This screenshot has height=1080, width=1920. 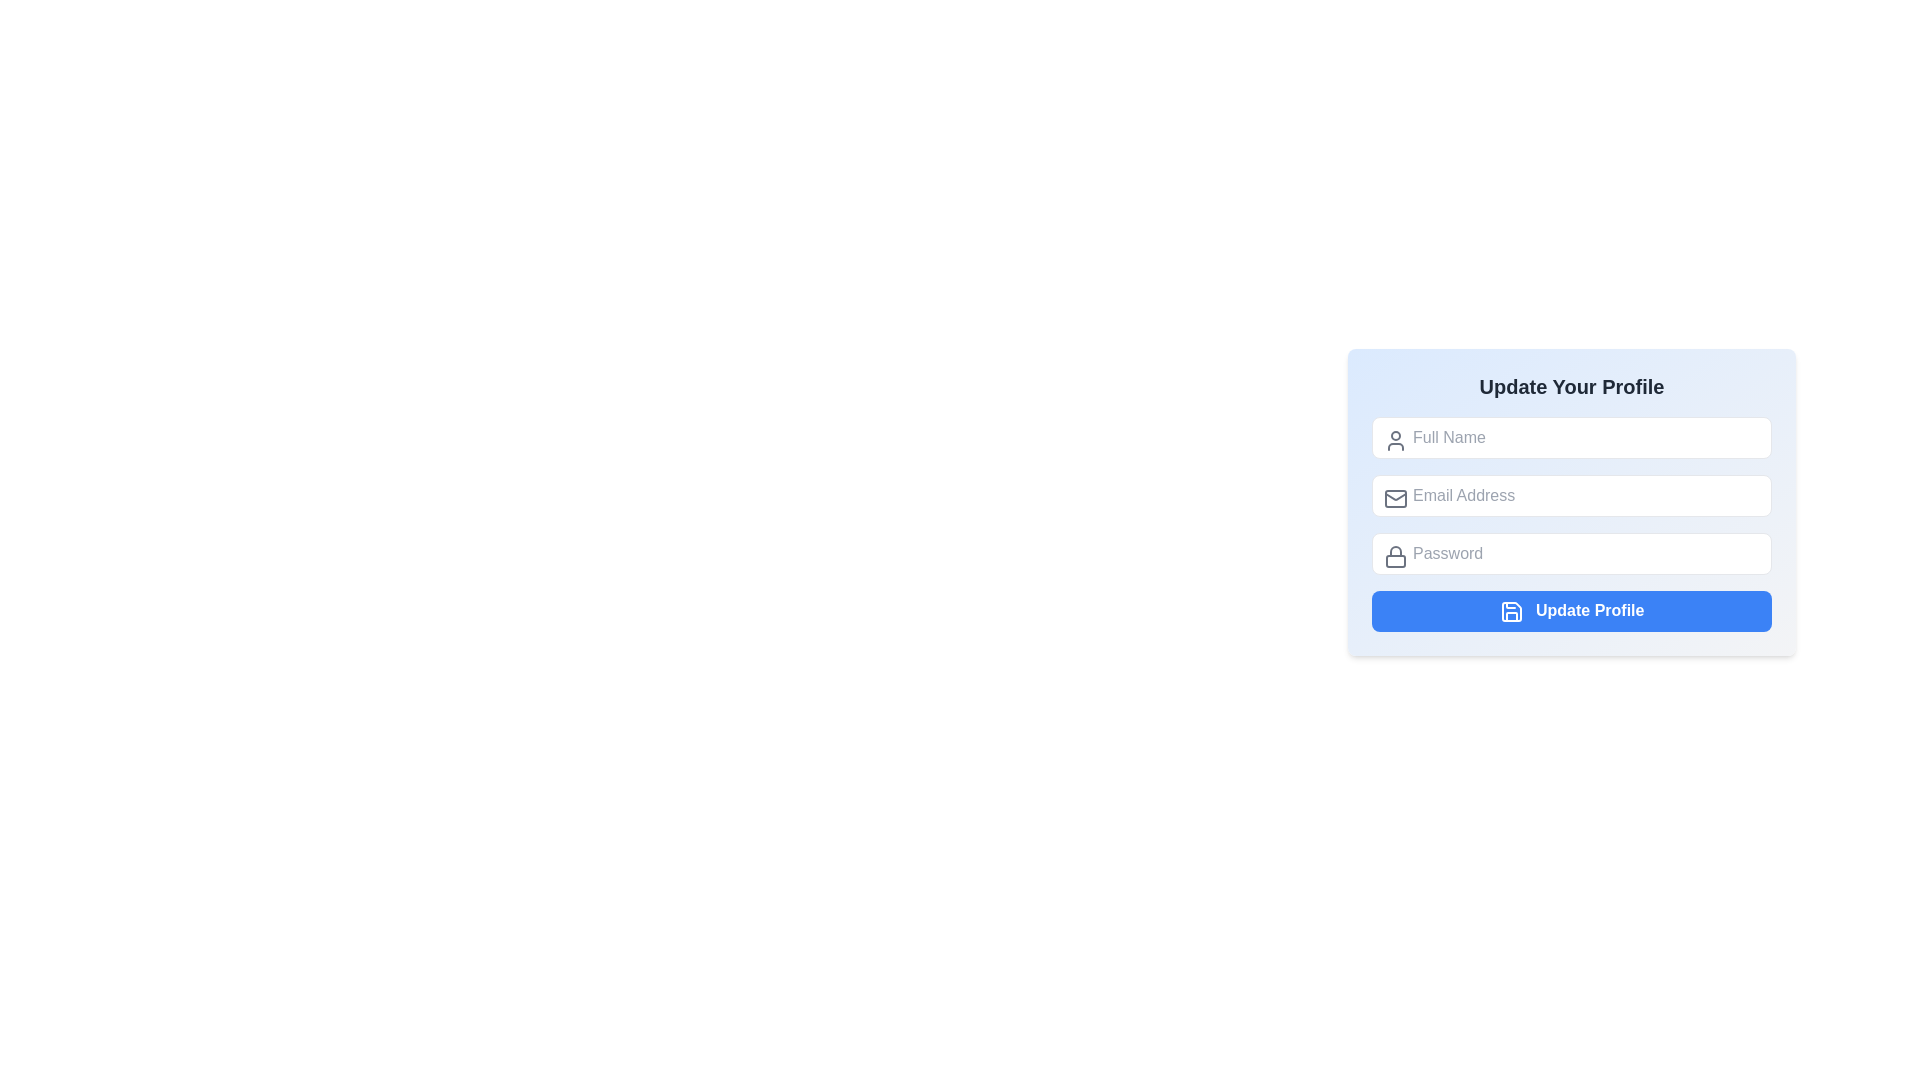 I want to click on the blue 'Update Profile' button with white text at the bottom of the form, so click(x=1570, y=609).